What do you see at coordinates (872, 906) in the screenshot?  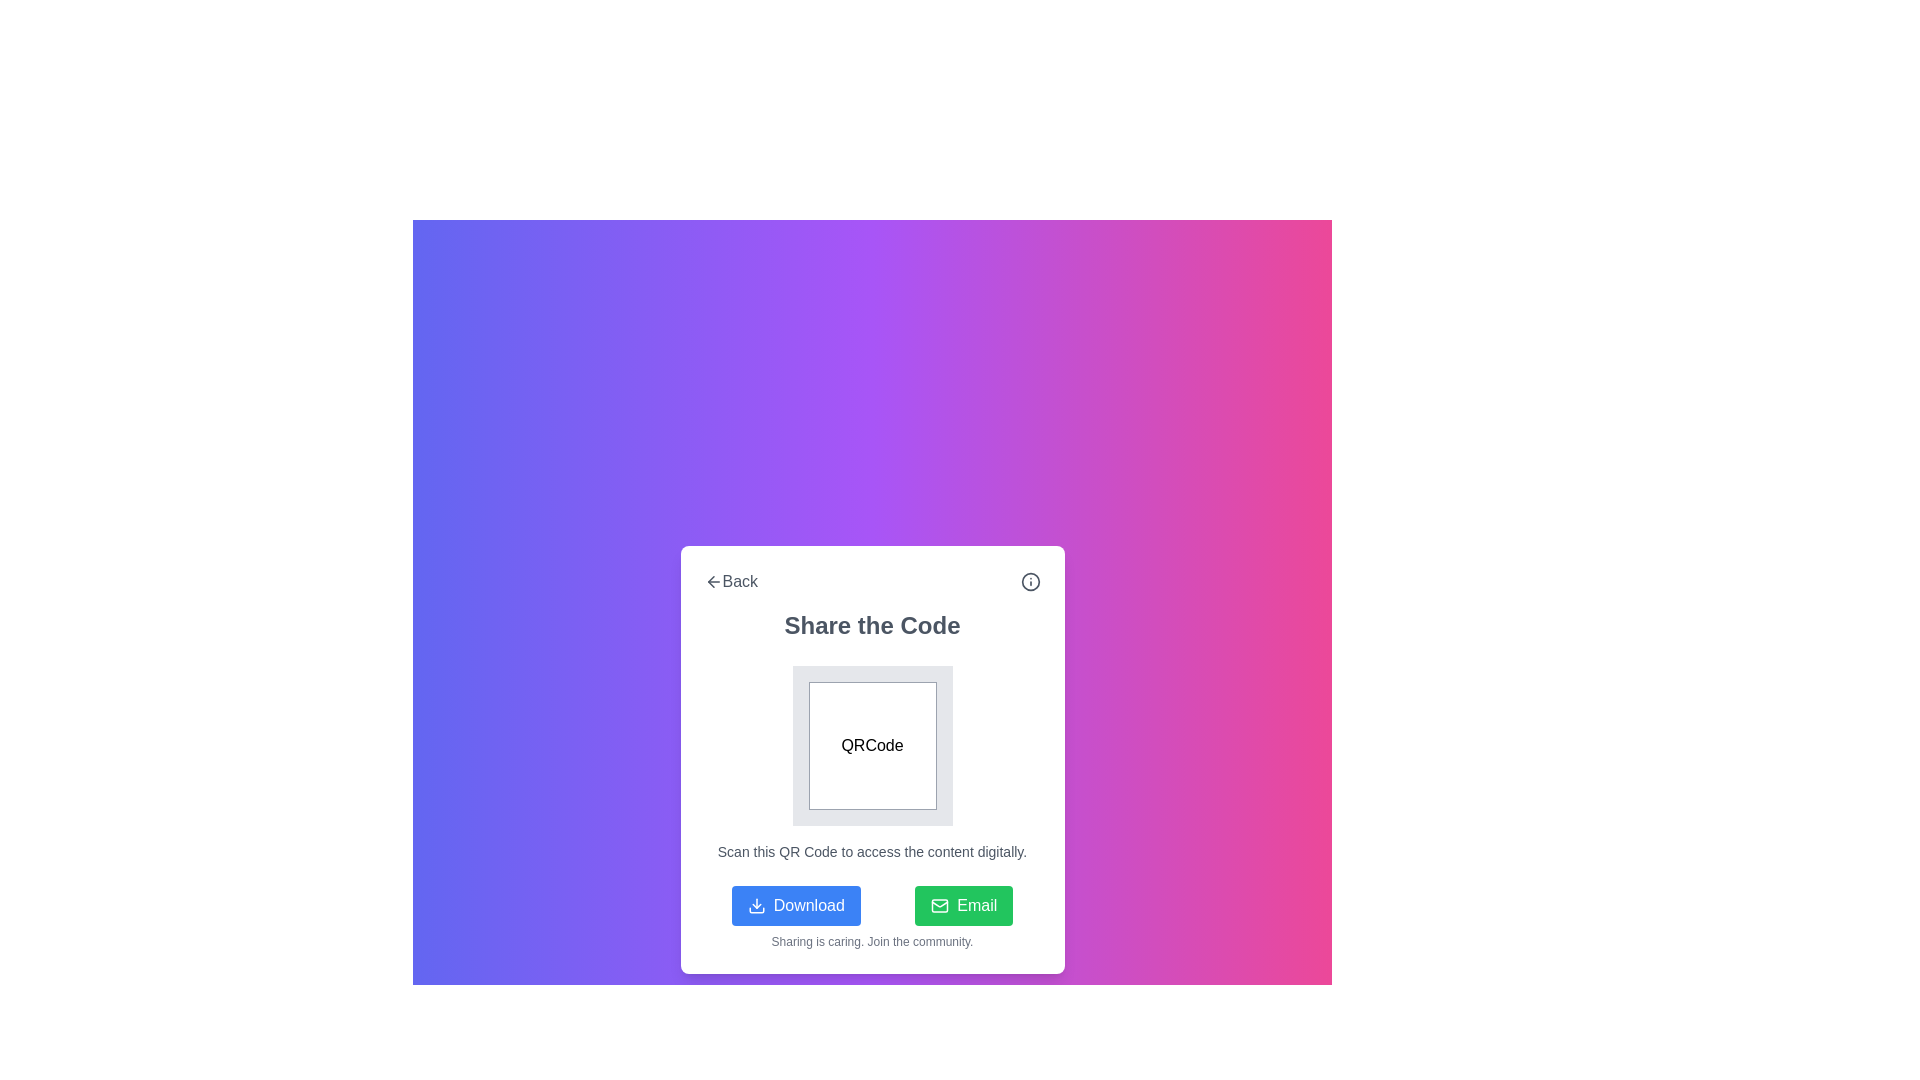 I see `the 'Email' button located at the bottom of the card layout, directly below the QR code image, to share content via email` at bounding box center [872, 906].